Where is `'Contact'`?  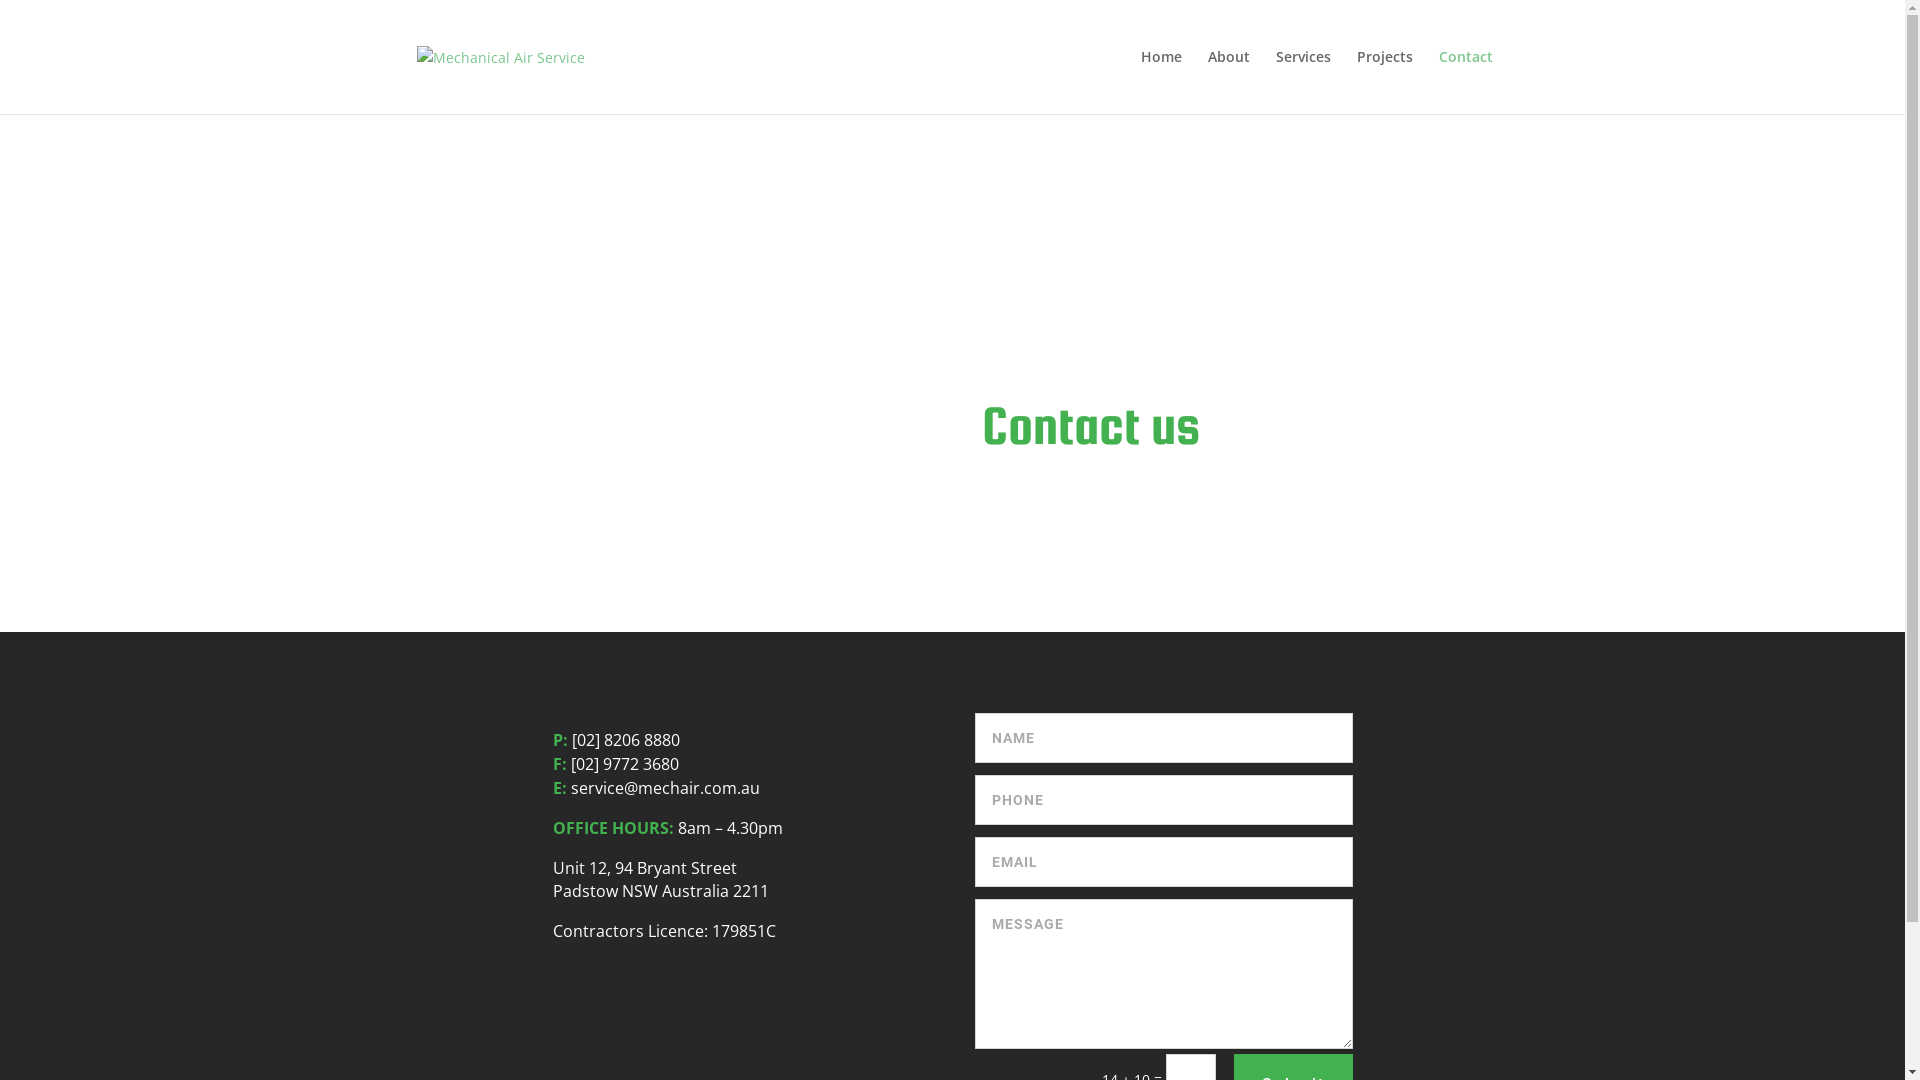 'Contact' is located at coordinates (1464, 80).